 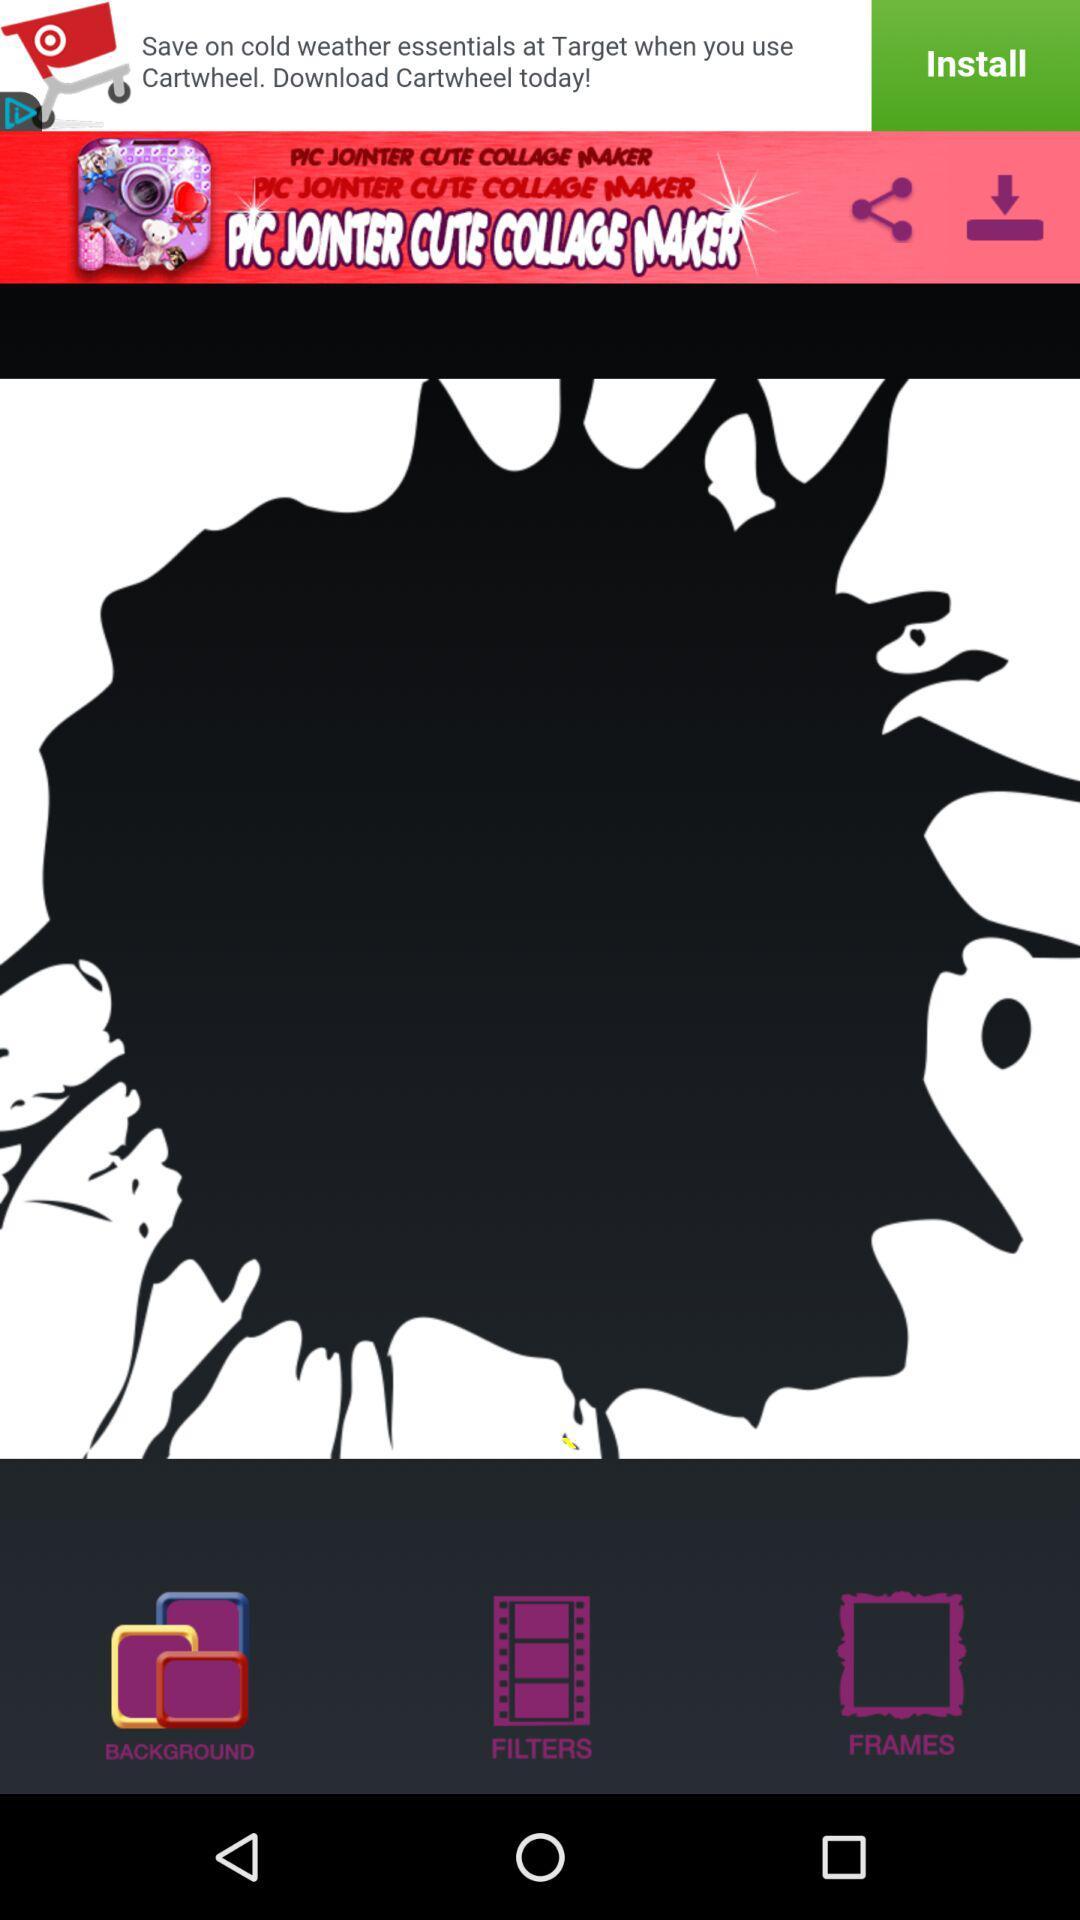 What do you see at coordinates (180, 1674) in the screenshot?
I see `background` at bounding box center [180, 1674].